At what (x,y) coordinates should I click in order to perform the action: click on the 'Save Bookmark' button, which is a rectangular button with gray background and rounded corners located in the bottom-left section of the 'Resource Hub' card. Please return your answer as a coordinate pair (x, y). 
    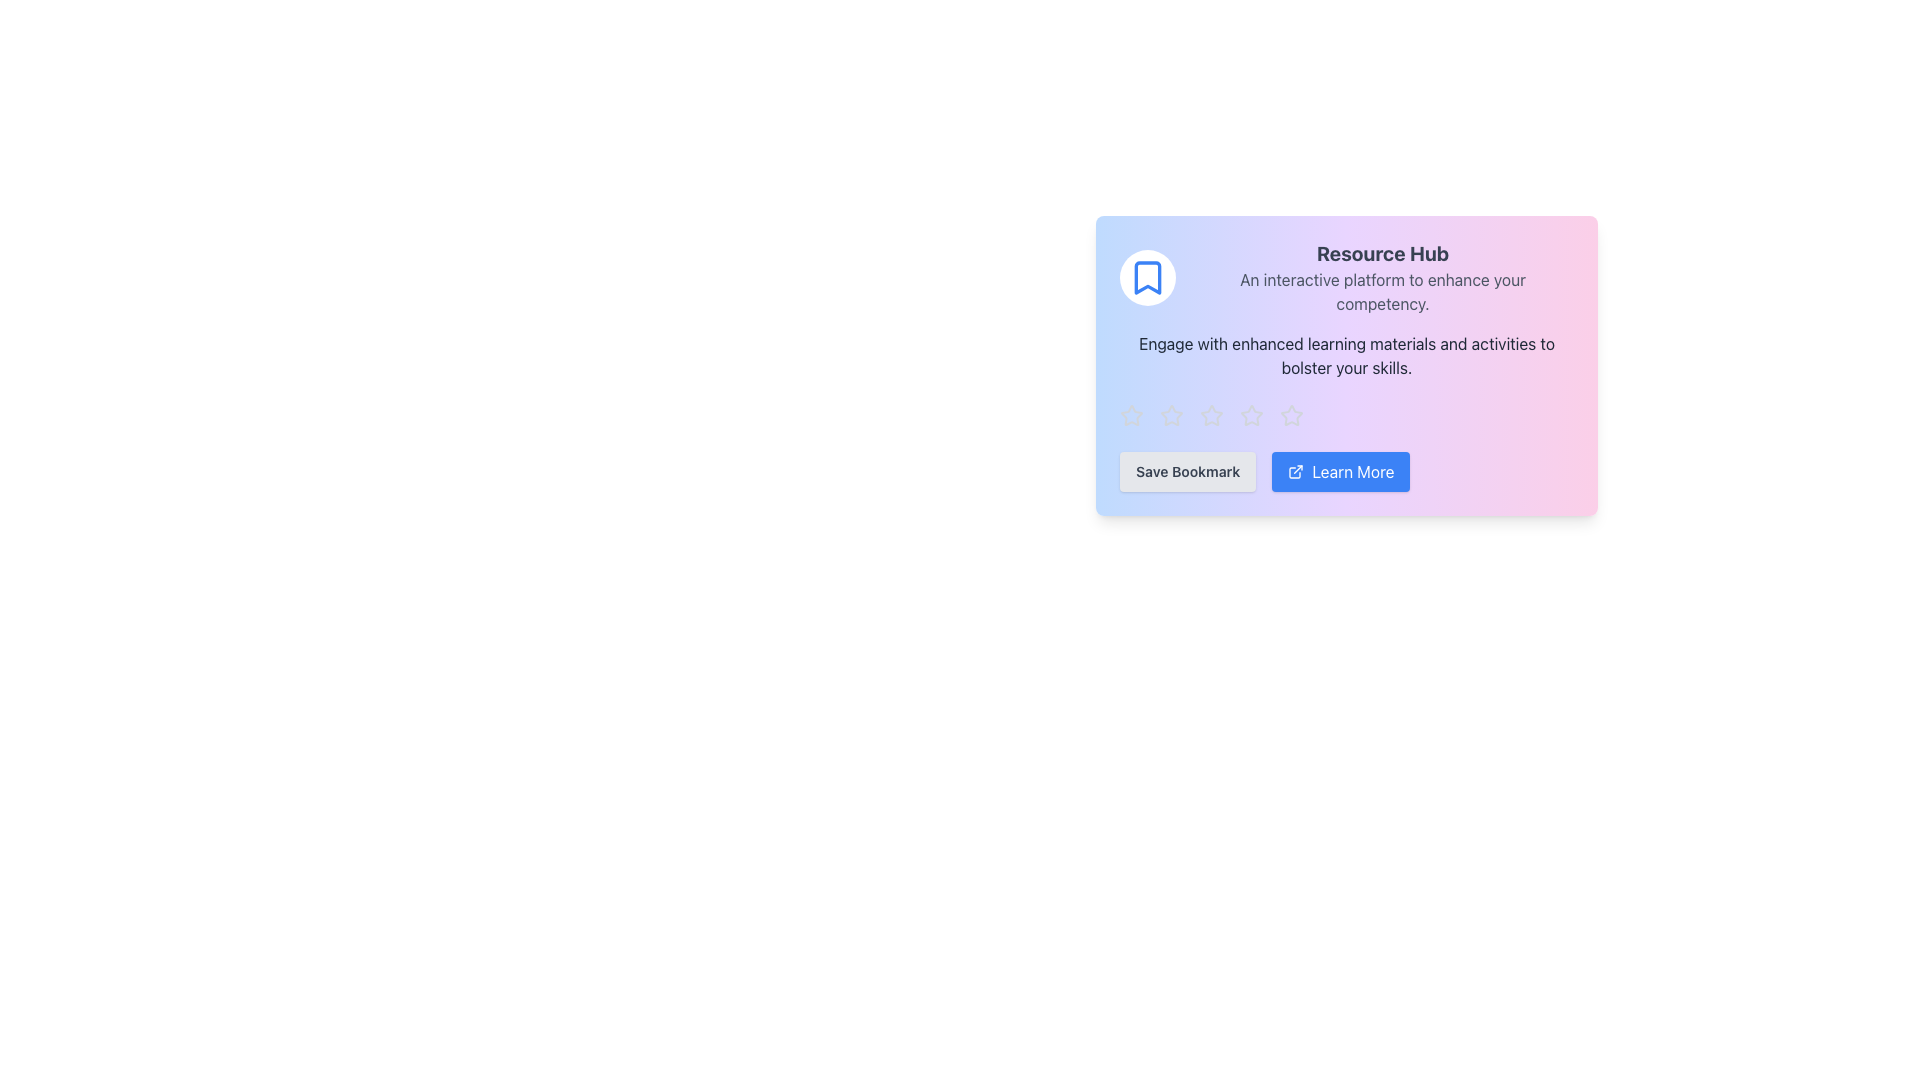
    Looking at the image, I should click on (1188, 471).